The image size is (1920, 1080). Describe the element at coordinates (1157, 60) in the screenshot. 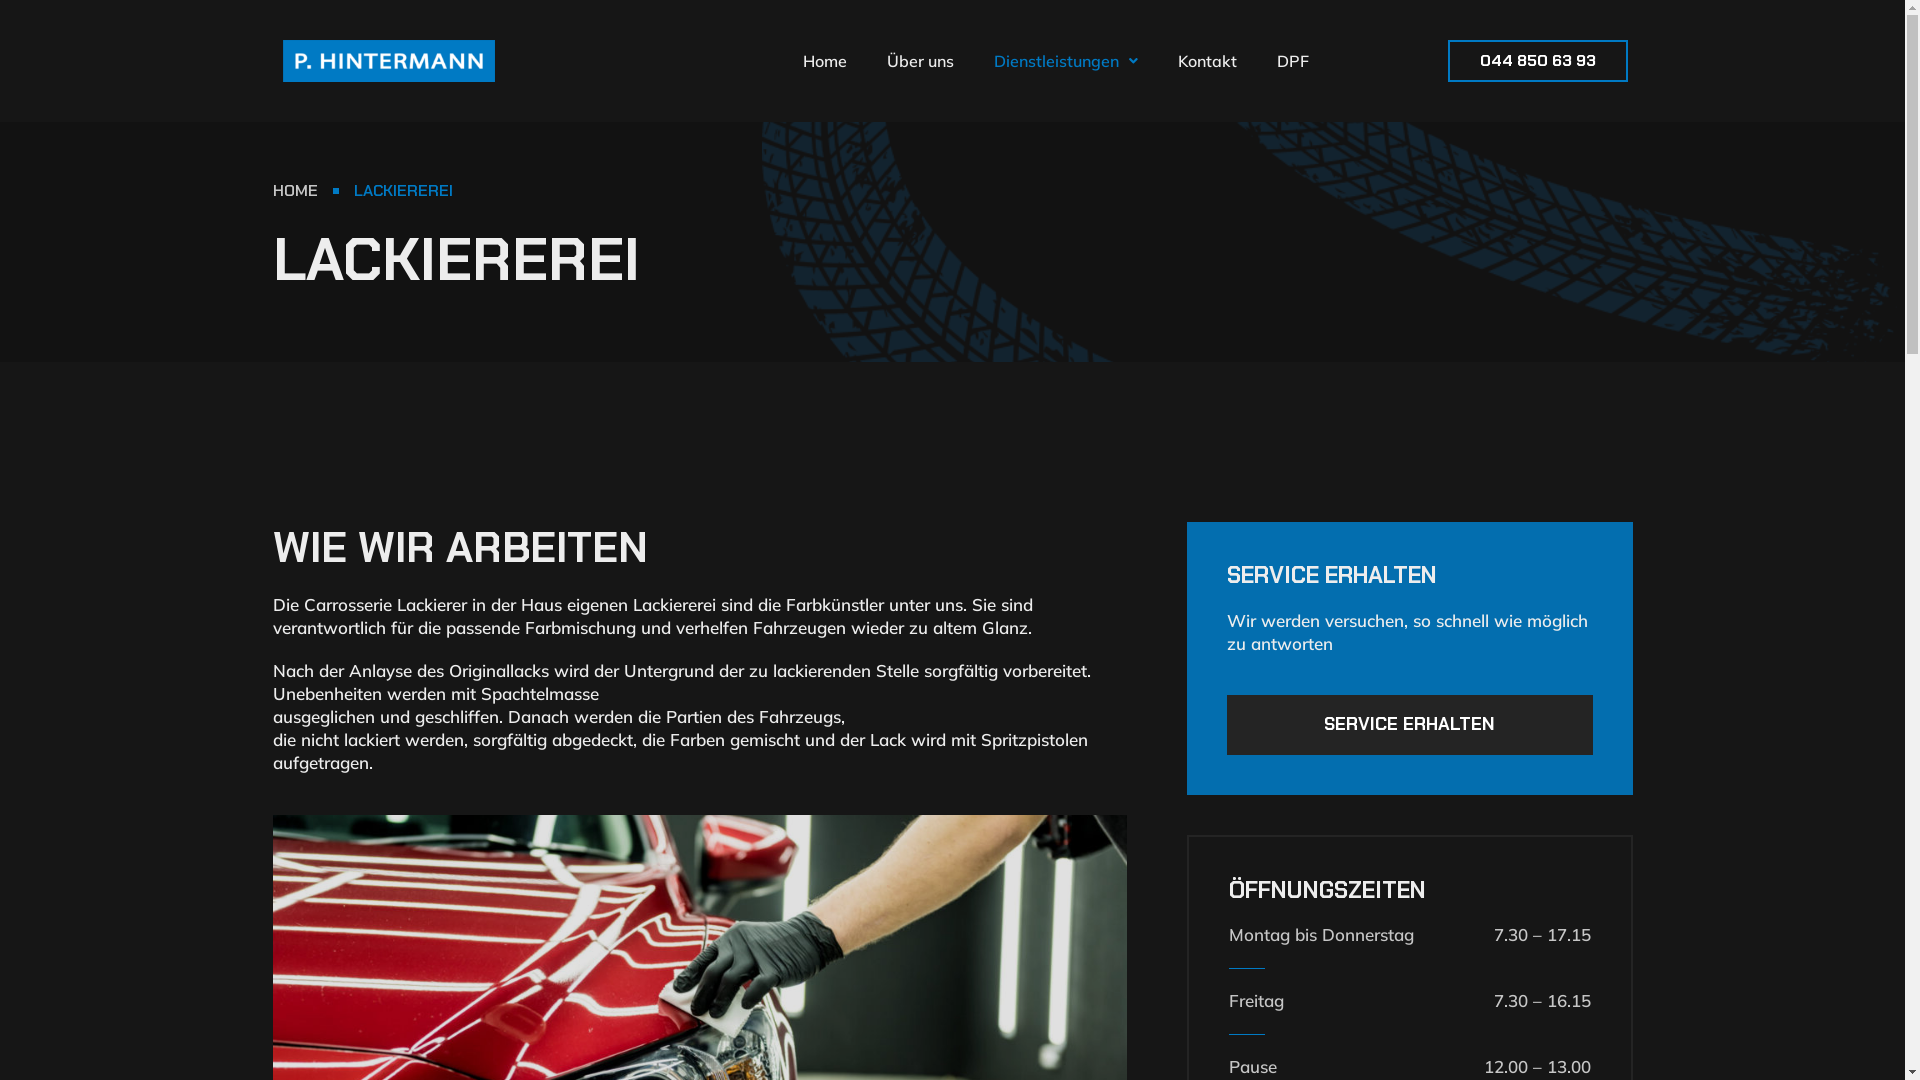

I see `'Kontakt'` at that location.